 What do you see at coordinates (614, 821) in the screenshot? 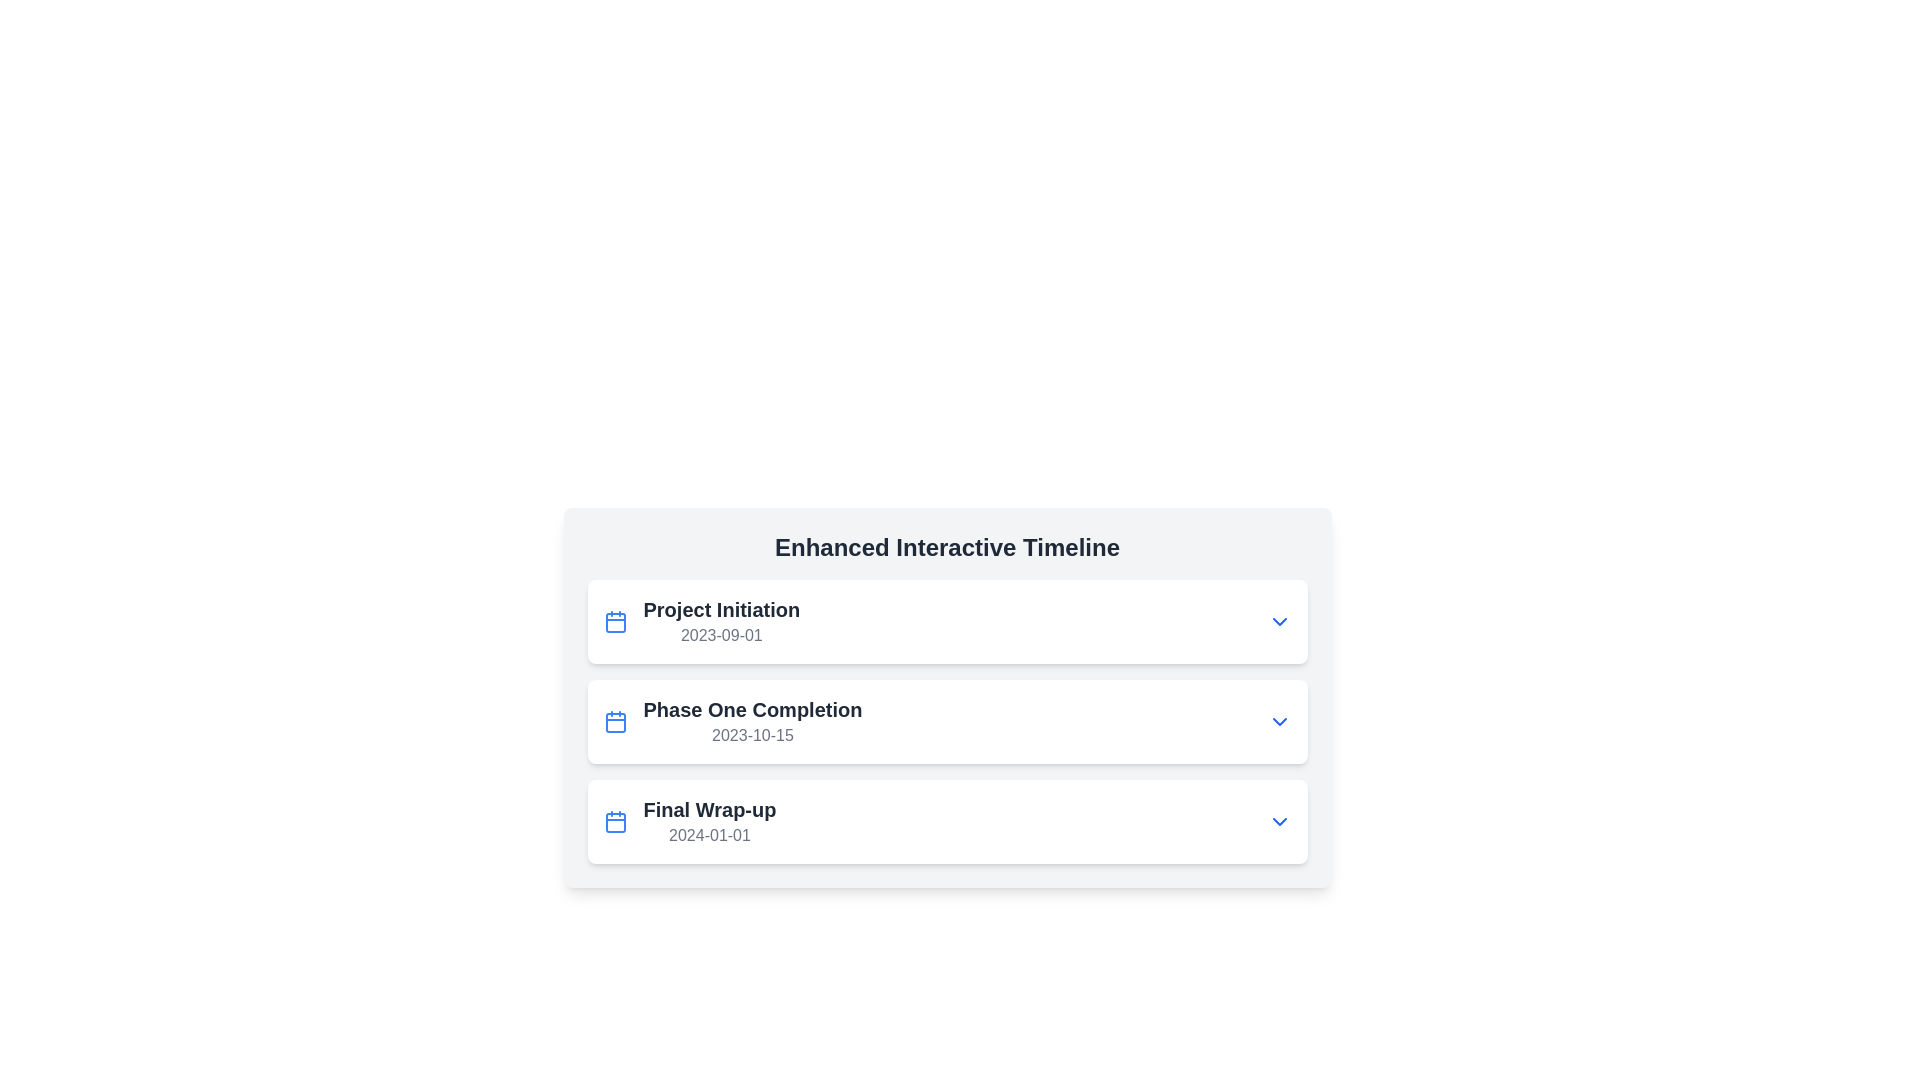
I see `the calendar icon located at the beginning of the 'Final Wrap-up' section, which signifies date-related content` at bounding box center [614, 821].